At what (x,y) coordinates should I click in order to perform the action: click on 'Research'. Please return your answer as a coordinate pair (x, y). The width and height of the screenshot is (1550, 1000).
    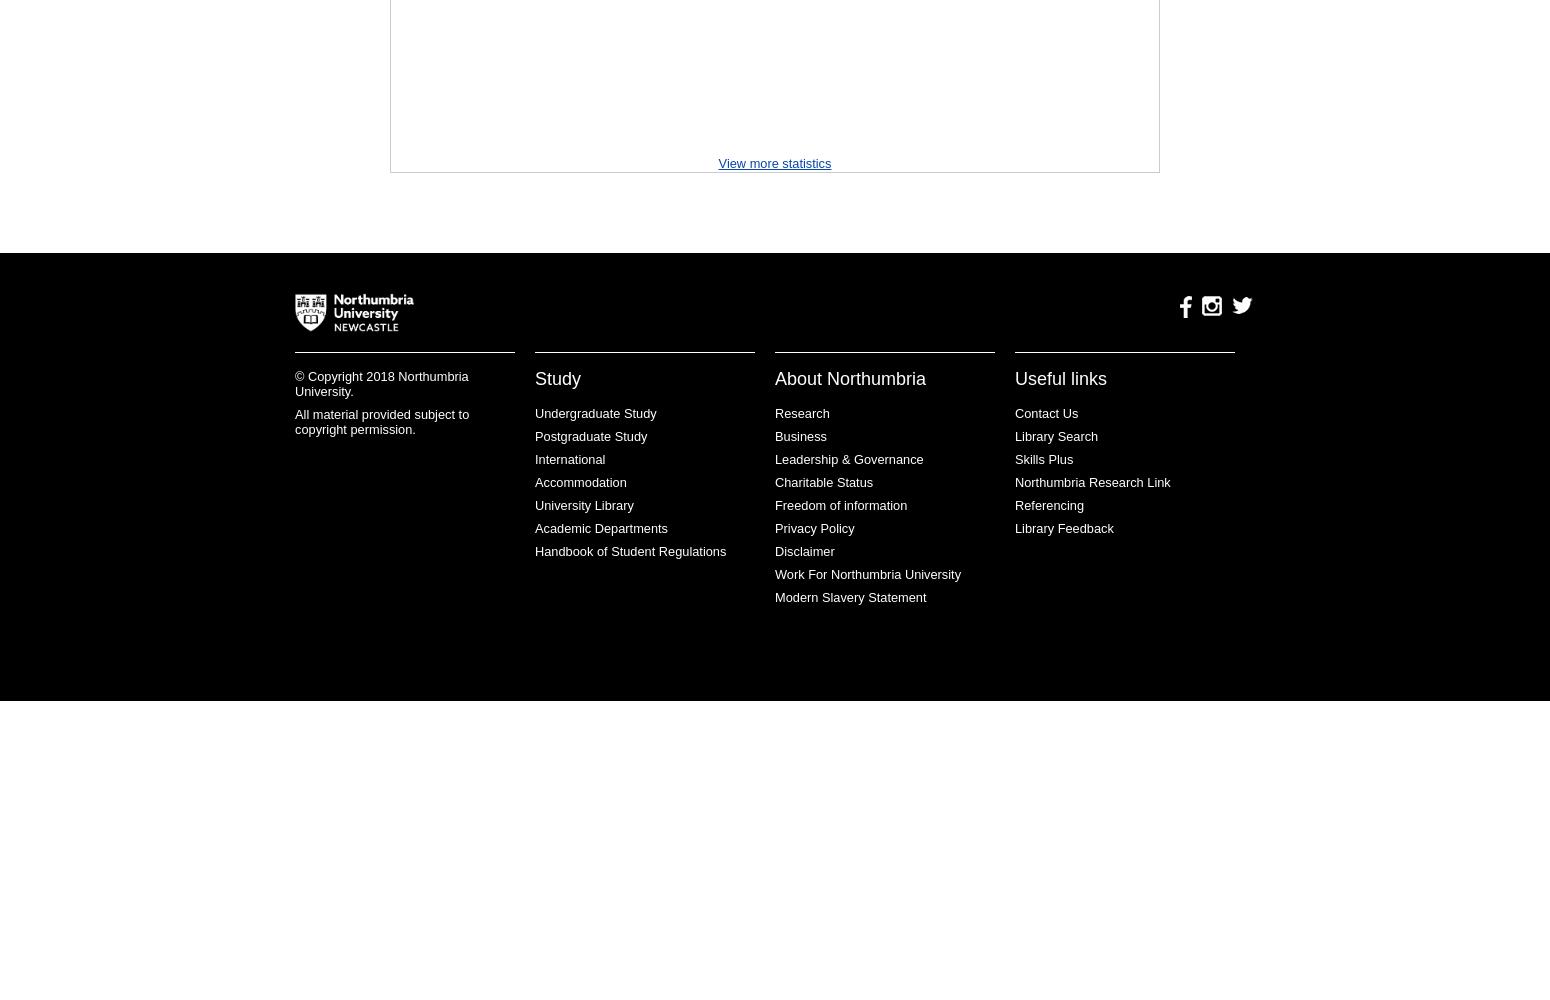
    Looking at the image, I should click on (800, 413).